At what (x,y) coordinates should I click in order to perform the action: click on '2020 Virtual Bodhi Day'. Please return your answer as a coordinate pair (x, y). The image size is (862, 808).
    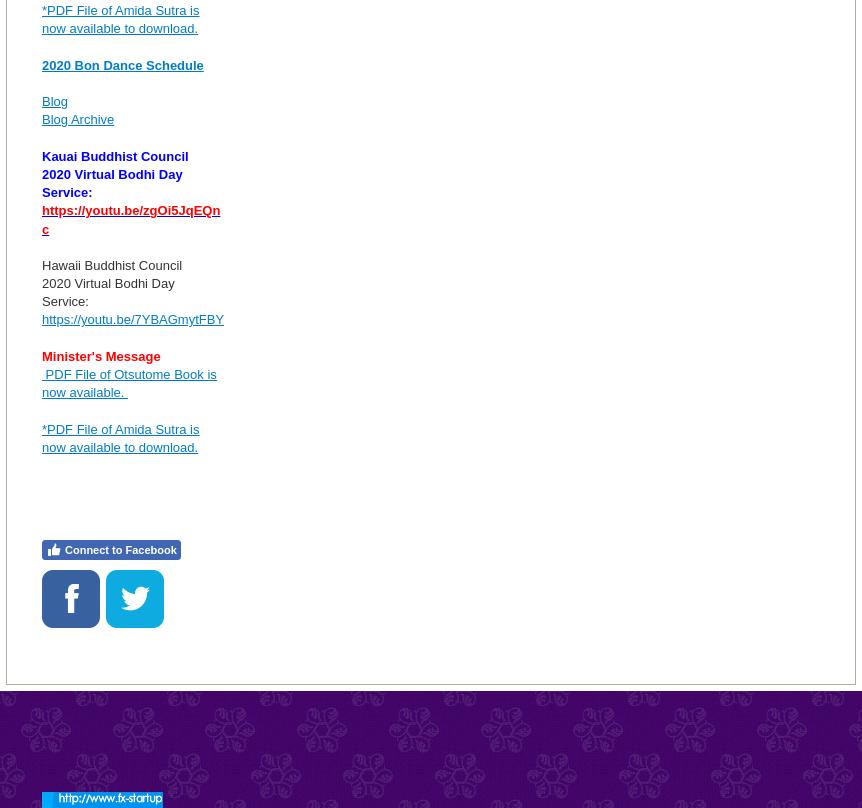
    Looking at the image, I should click on (110, 172).